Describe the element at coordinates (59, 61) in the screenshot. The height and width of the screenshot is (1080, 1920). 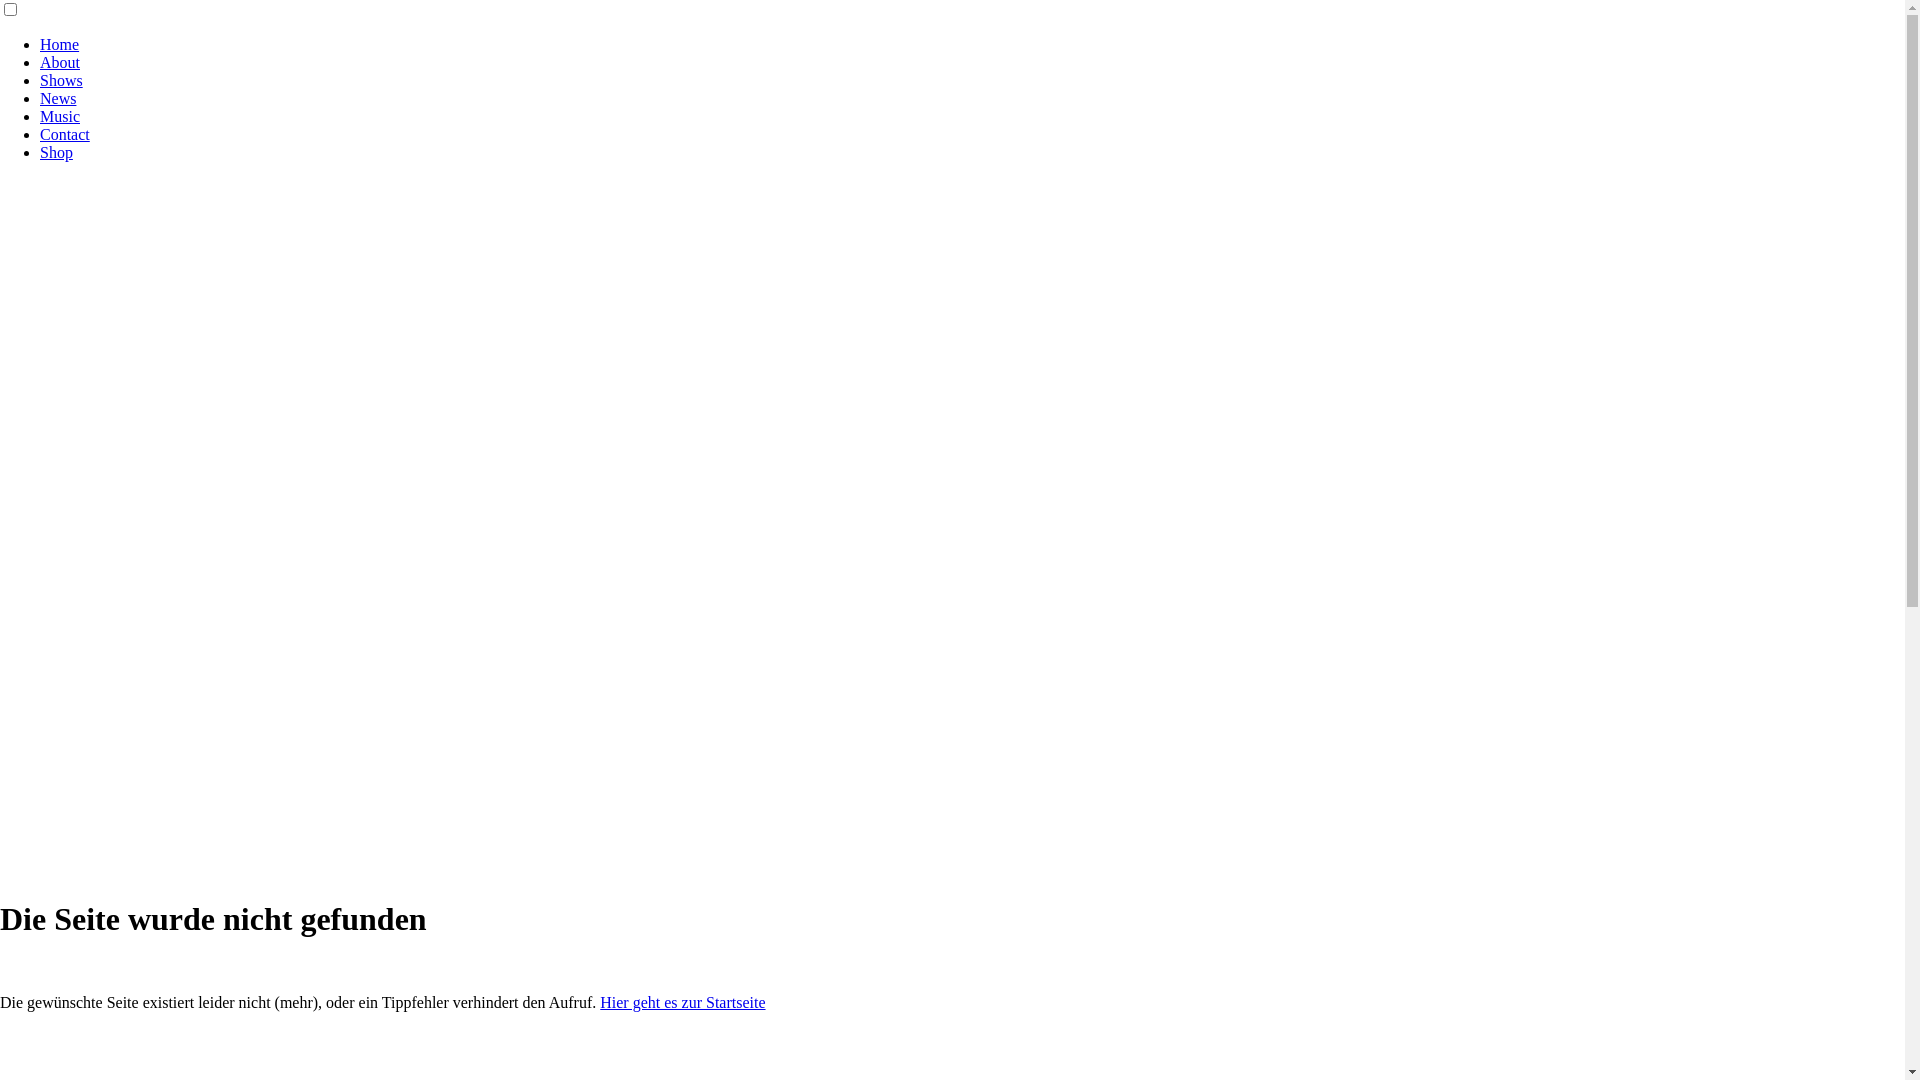
I see `'About'` at that location.